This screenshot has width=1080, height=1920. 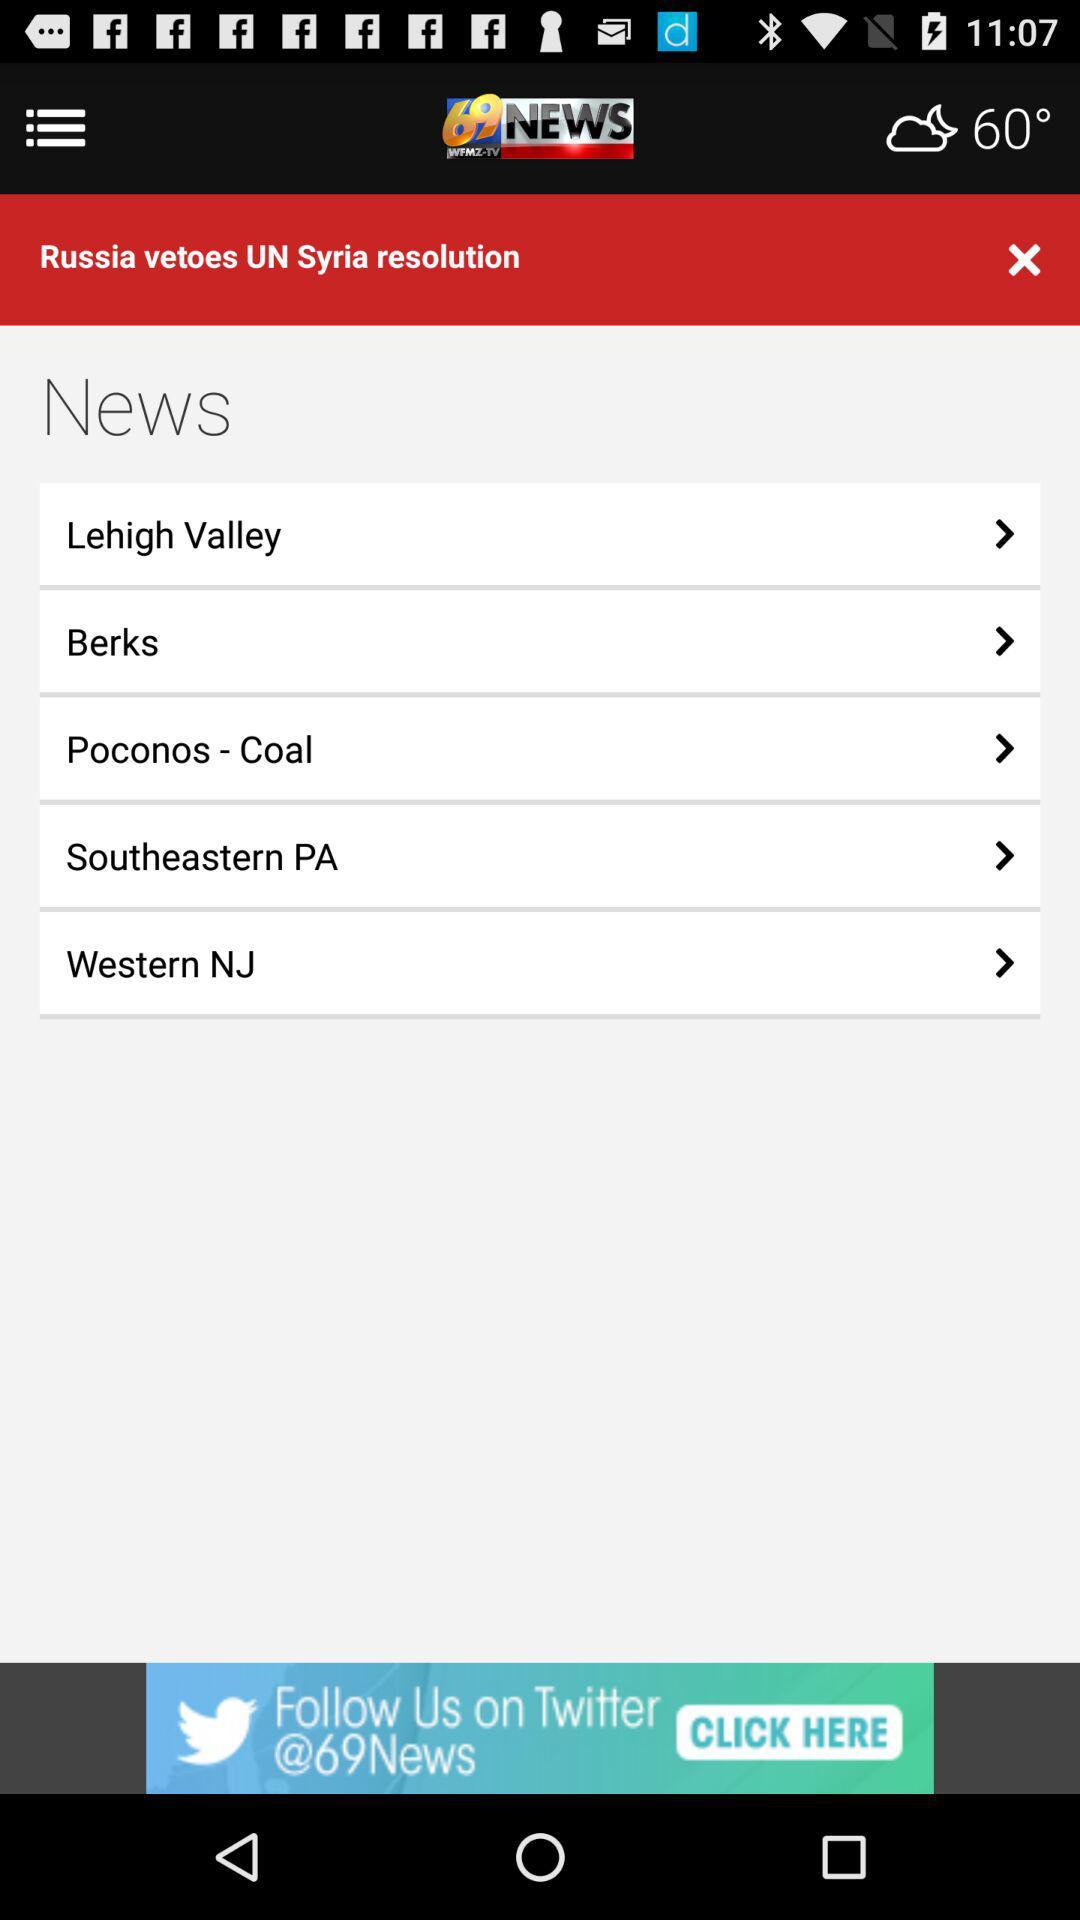 What do you see at coordinates (540, 1727) in the screenshot?
I see `advertisement button` at bounding box center [540, 1727].